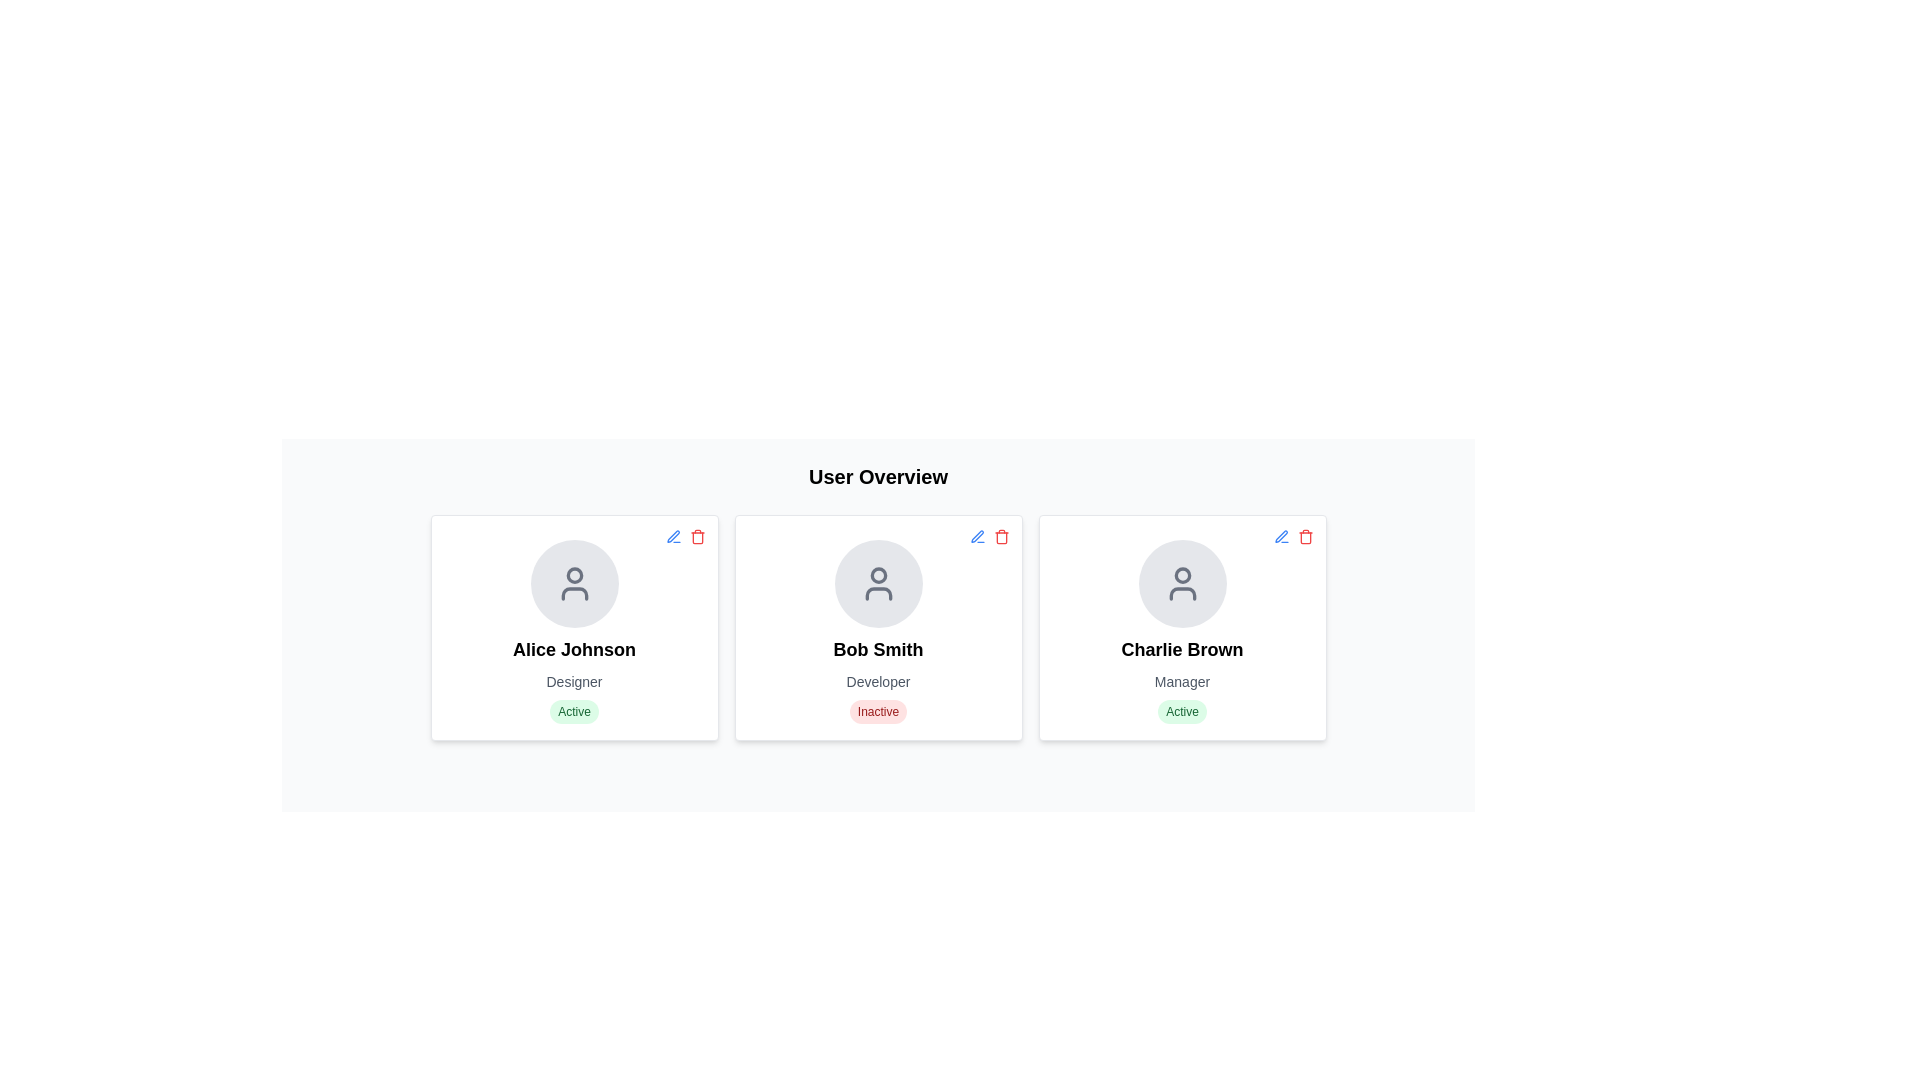  What do you see at coordinates (878, 711) in the screenshot?
I see `the 'Inactive' Status Badge located at the bottom-center of Bob Smith's profile card, which indicates the status of the profile` at bounding box center [878, 711].